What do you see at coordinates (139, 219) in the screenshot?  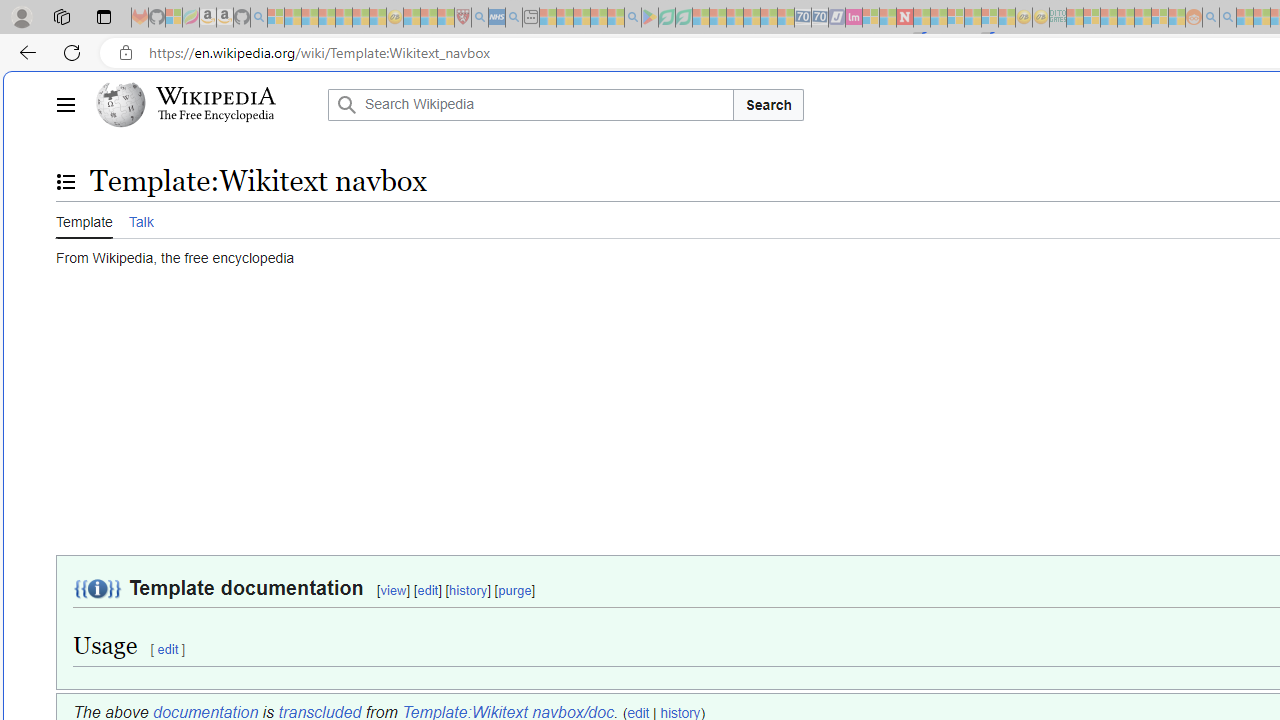 I see `'Talk'` at bounding box center [139, 219].